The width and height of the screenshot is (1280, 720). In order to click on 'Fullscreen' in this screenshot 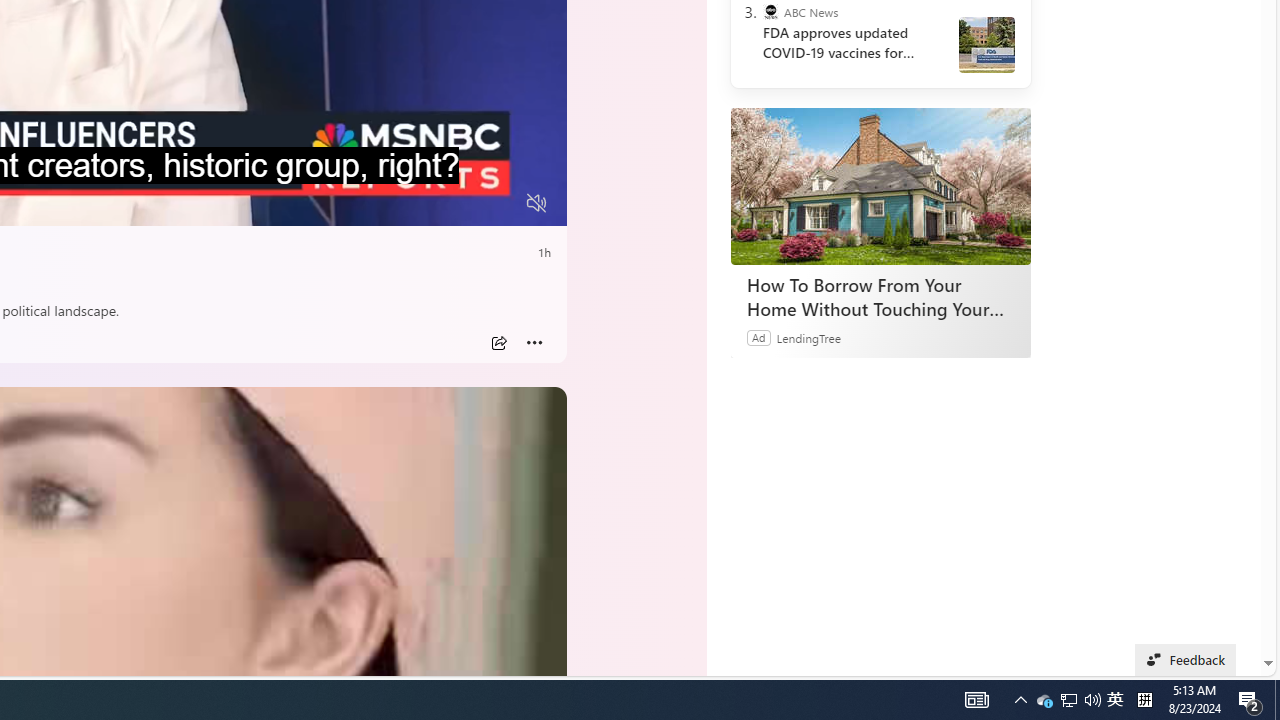, I will do `click(497, 203)`.